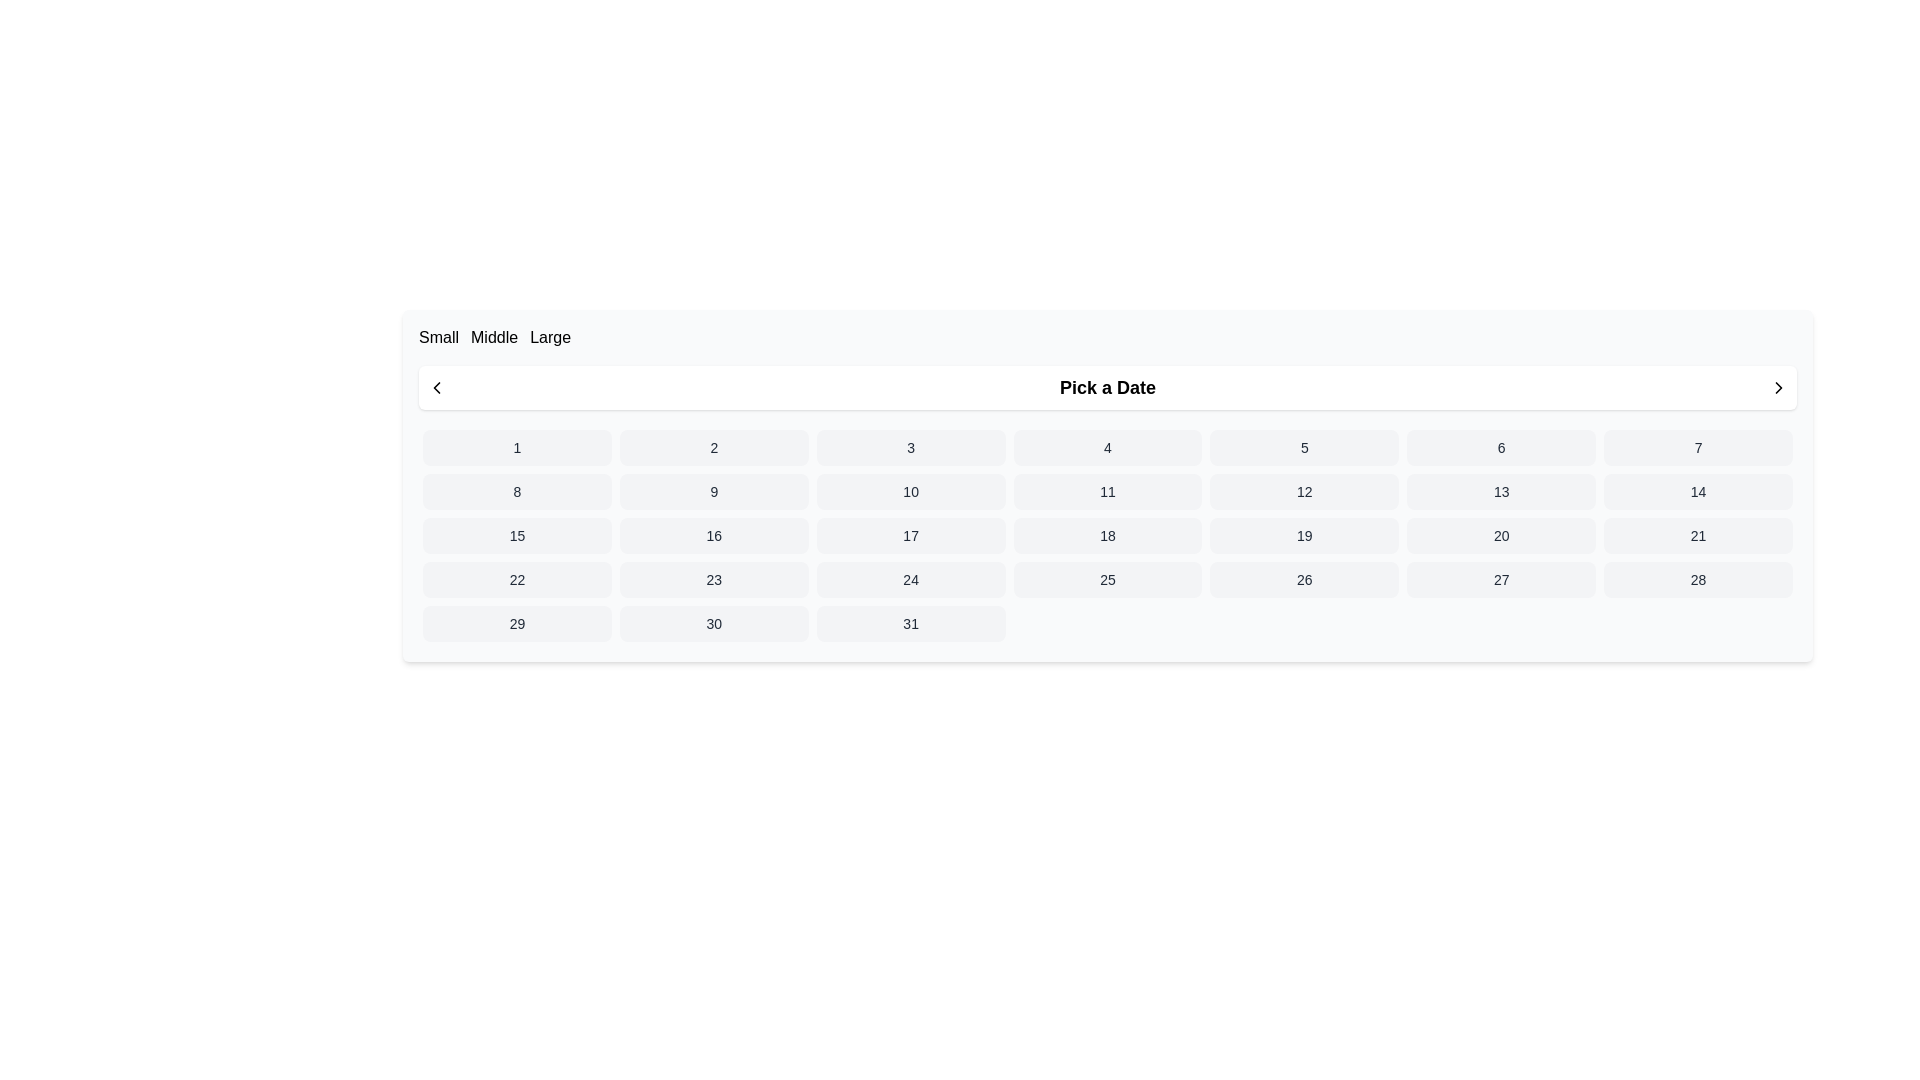  Describe the element at coordinates (435, 388) in the screenshot. I see `the left-facing chevron icon, which is a small arrow-shaped icon outlined in a neutral color and located adjacent to the 'Pick a Date' title` at that location.